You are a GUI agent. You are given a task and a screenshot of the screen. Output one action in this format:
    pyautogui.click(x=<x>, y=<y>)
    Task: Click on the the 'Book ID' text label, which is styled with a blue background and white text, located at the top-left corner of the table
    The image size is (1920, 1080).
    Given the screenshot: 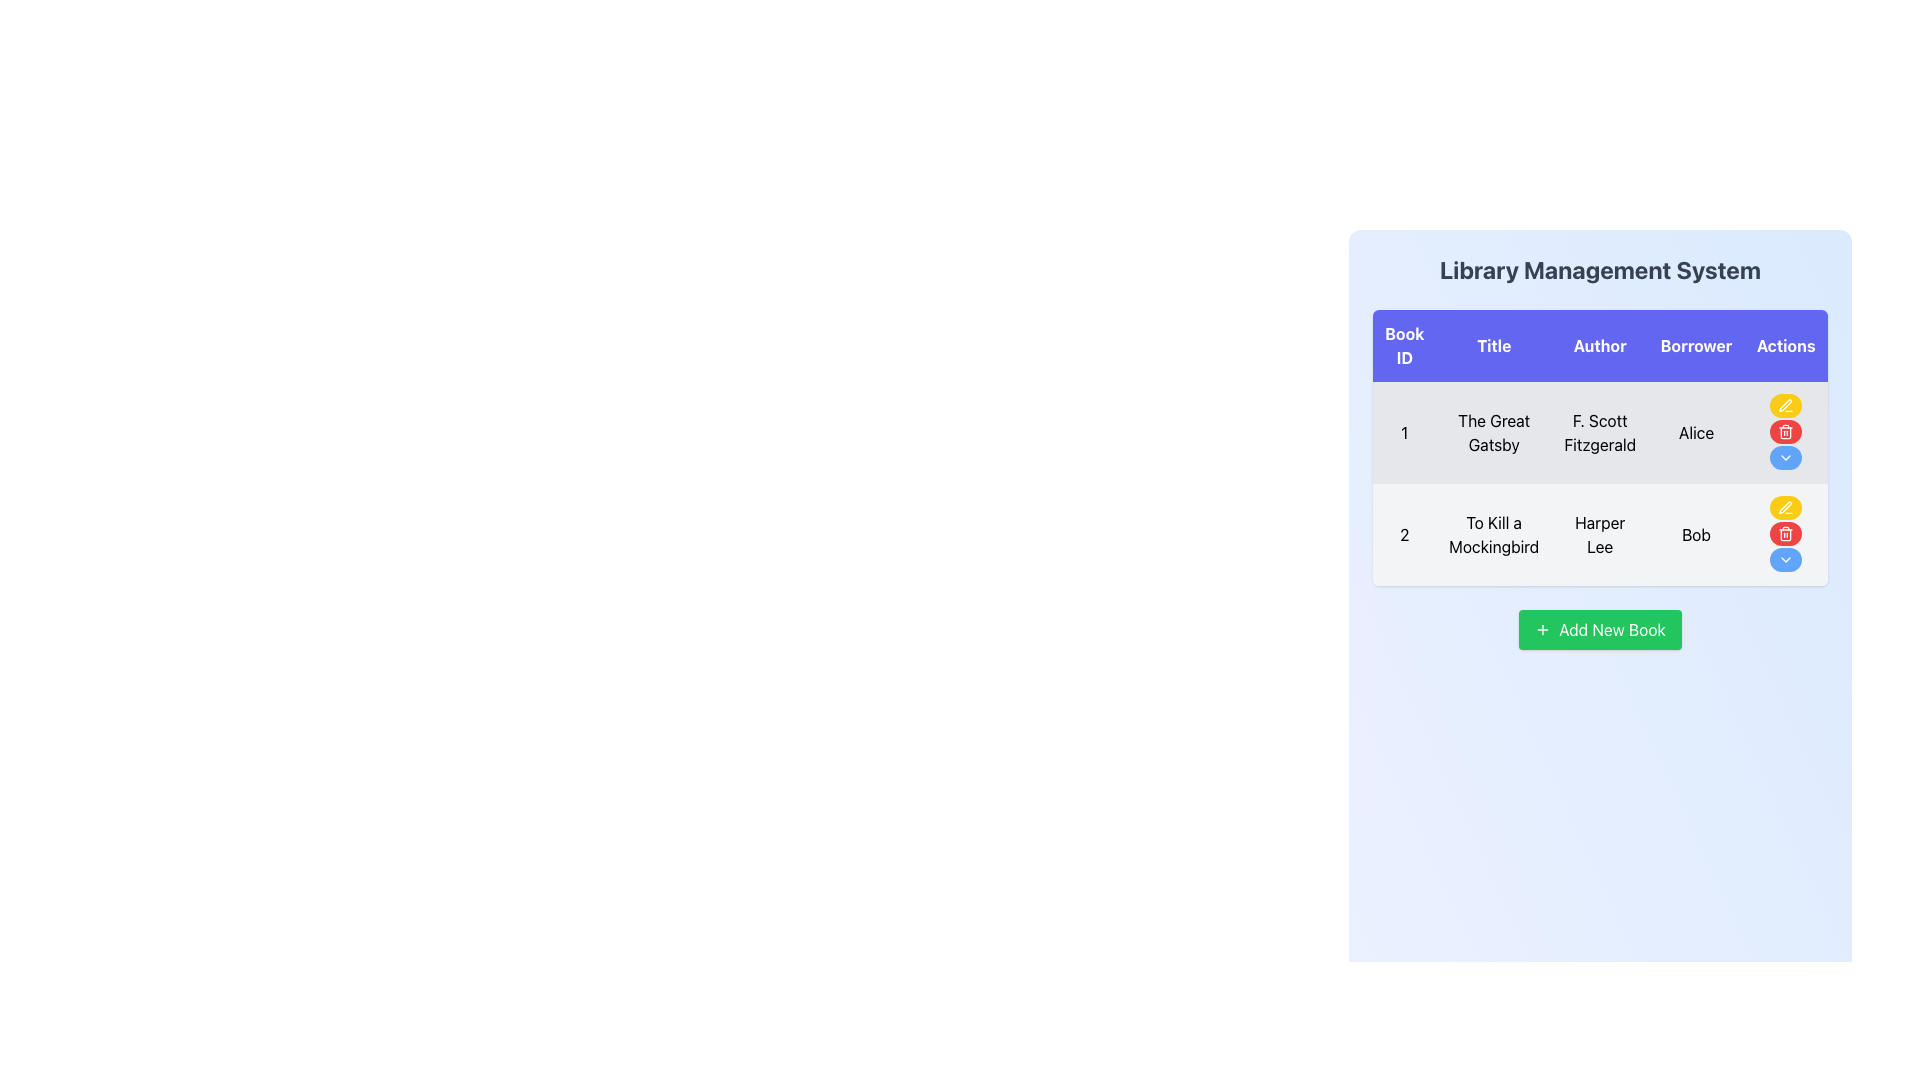 What is the action you would take?
    pyautogui.click(x=1403, y=345)
    